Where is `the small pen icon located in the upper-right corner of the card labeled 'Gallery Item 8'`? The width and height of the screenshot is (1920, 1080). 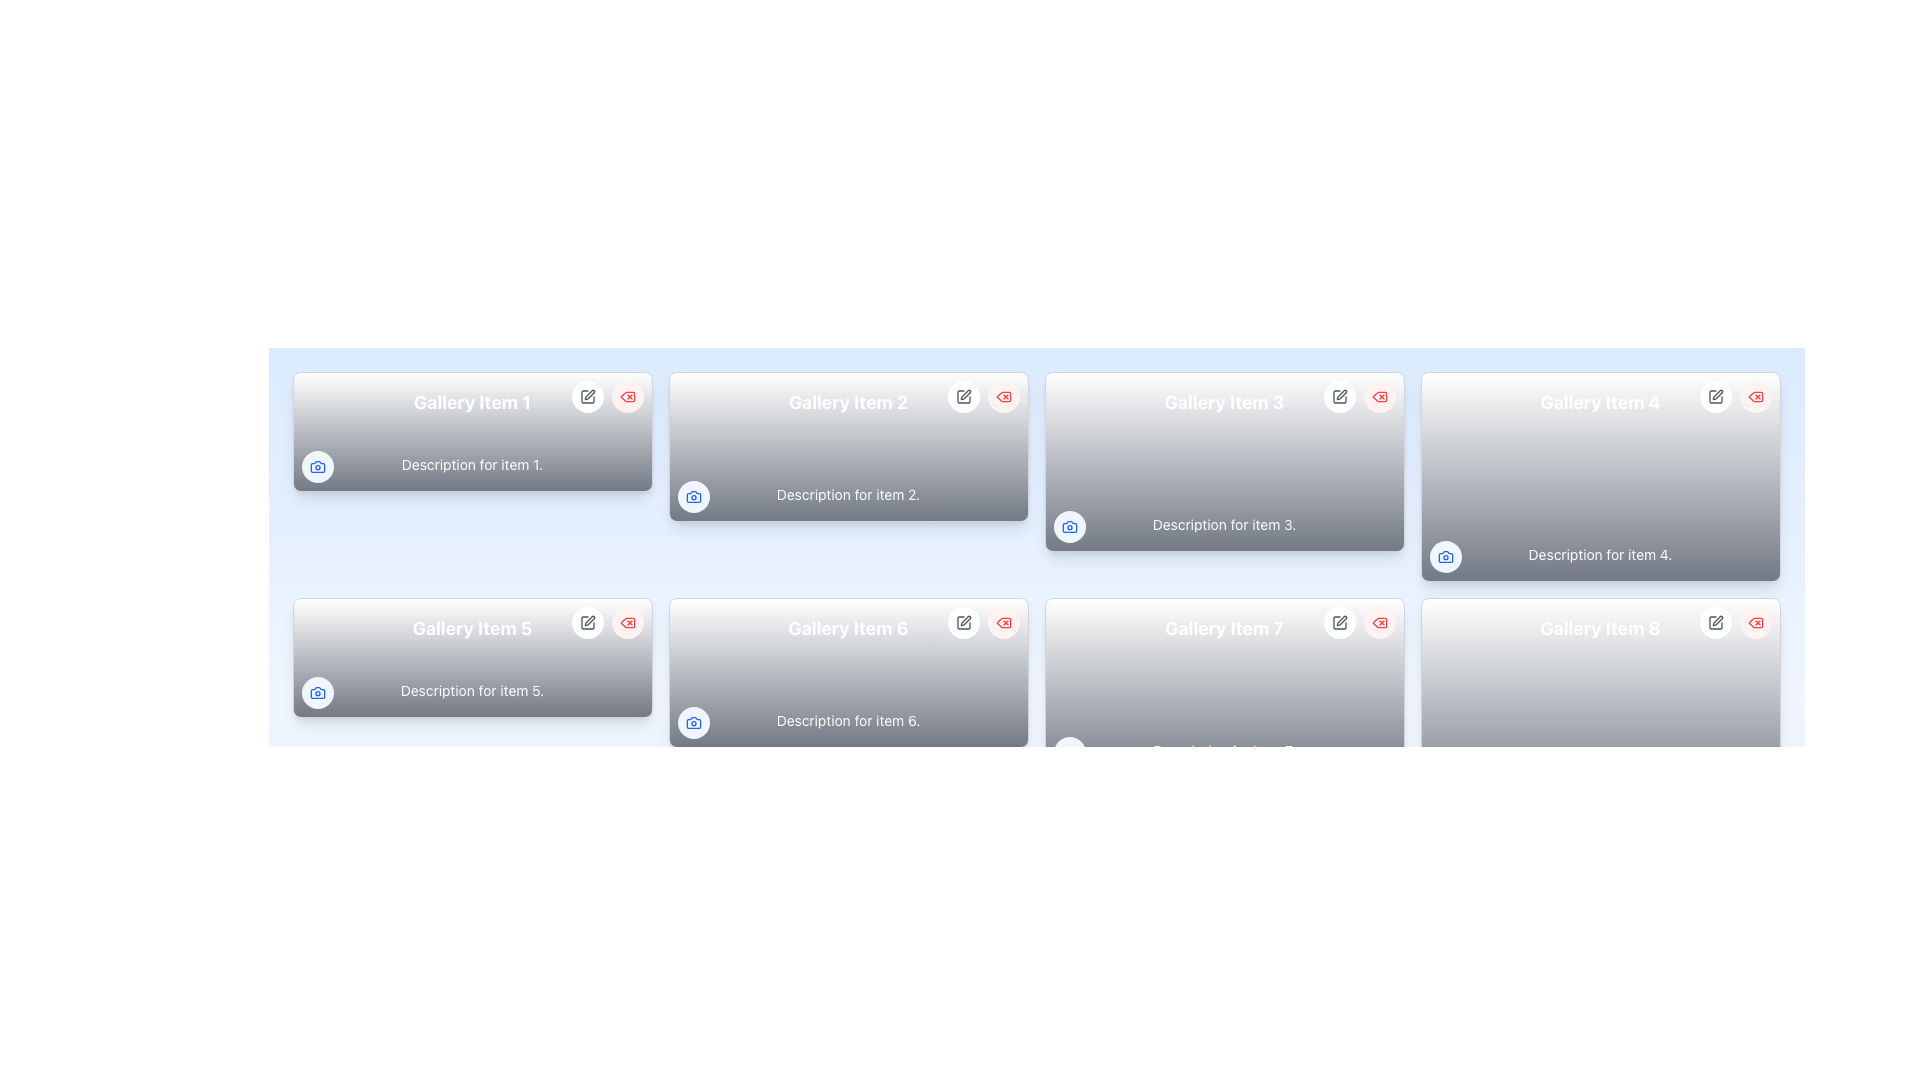
the small pen icon located in the upper-right corner of the card labeled 'Gallery Item 8' is located at coordinates (1341, 620).